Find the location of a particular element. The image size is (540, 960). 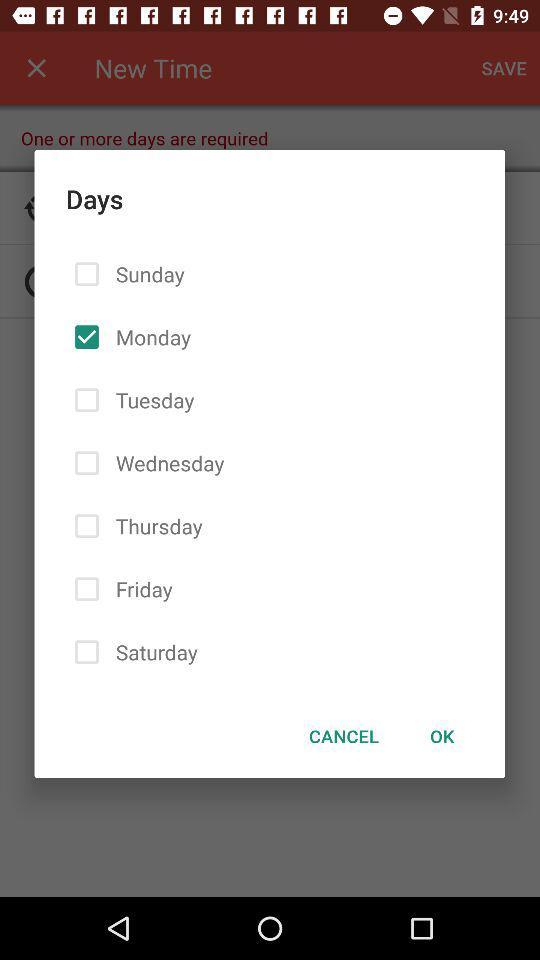

the friday is located at coordinates (139, 589).